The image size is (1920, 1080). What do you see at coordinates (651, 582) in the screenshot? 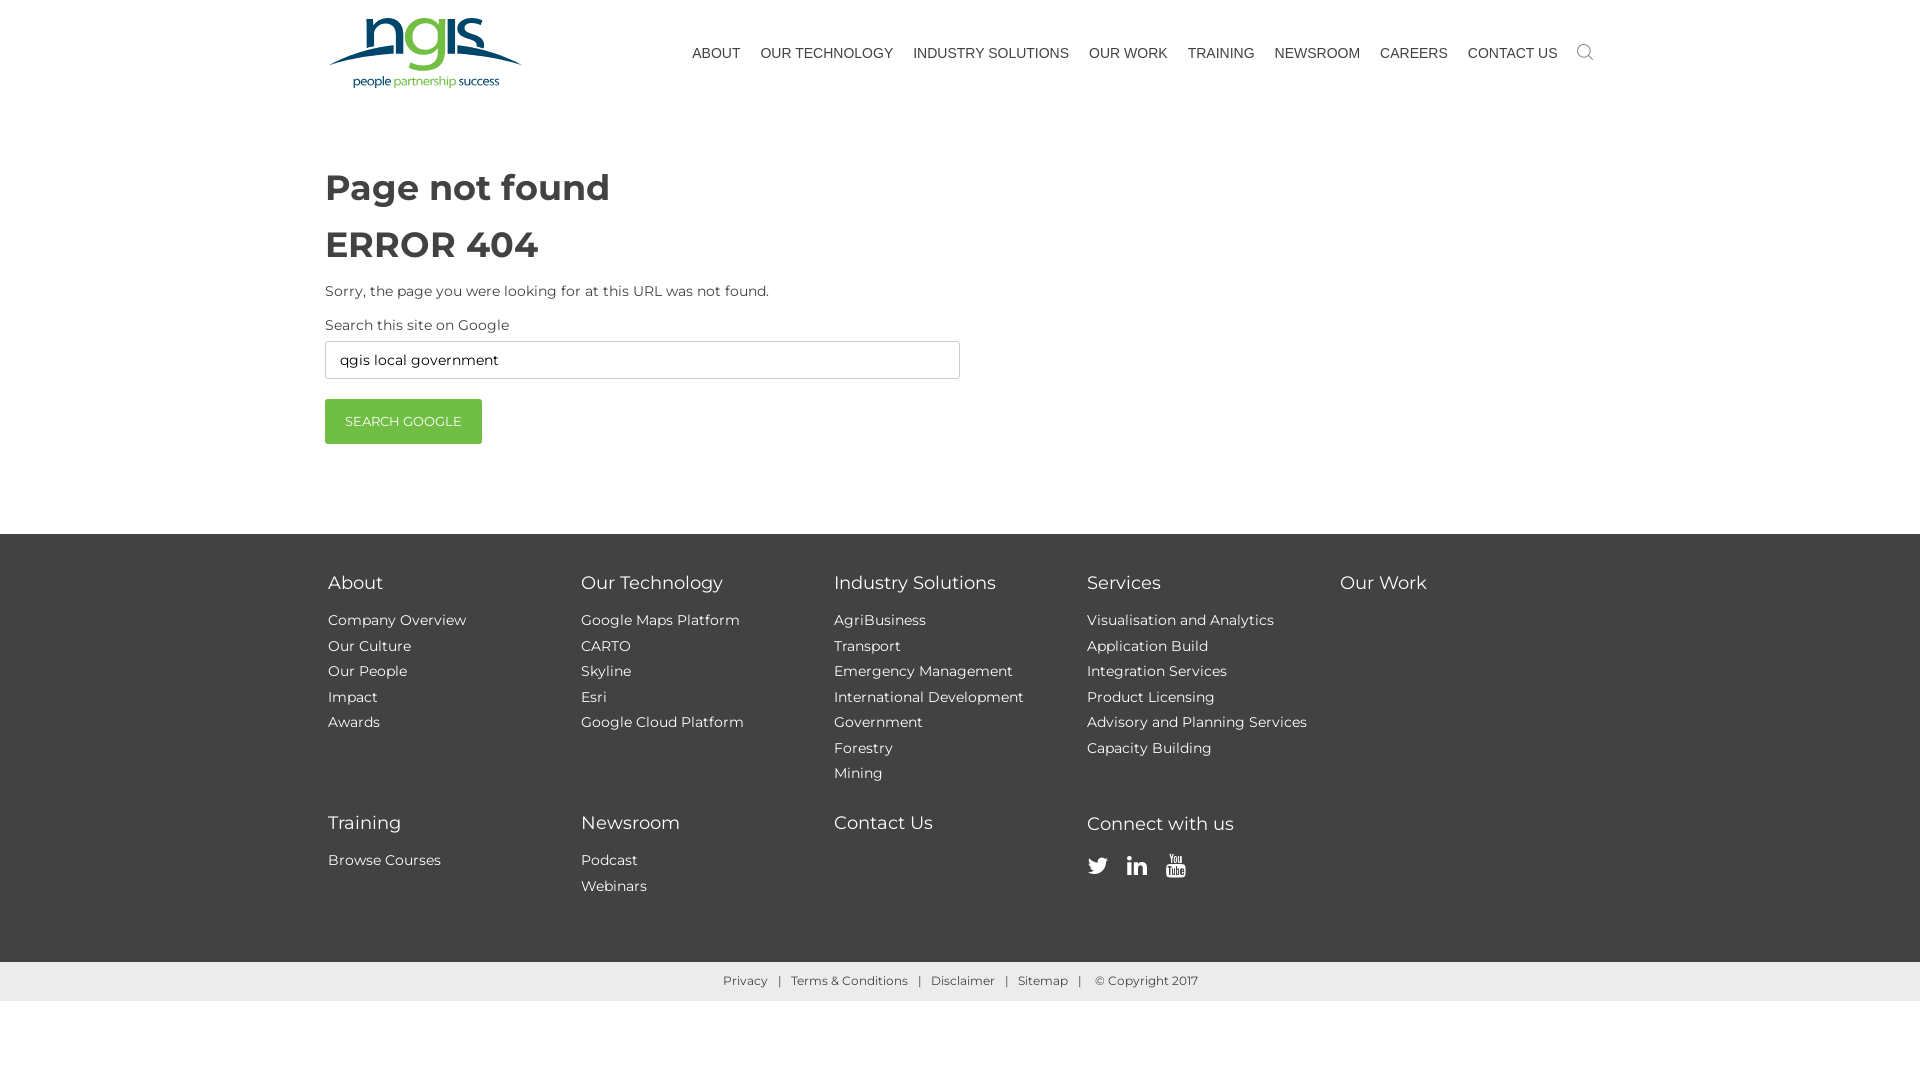
I see `'Our Technology'` at bounding box center [651, 582].